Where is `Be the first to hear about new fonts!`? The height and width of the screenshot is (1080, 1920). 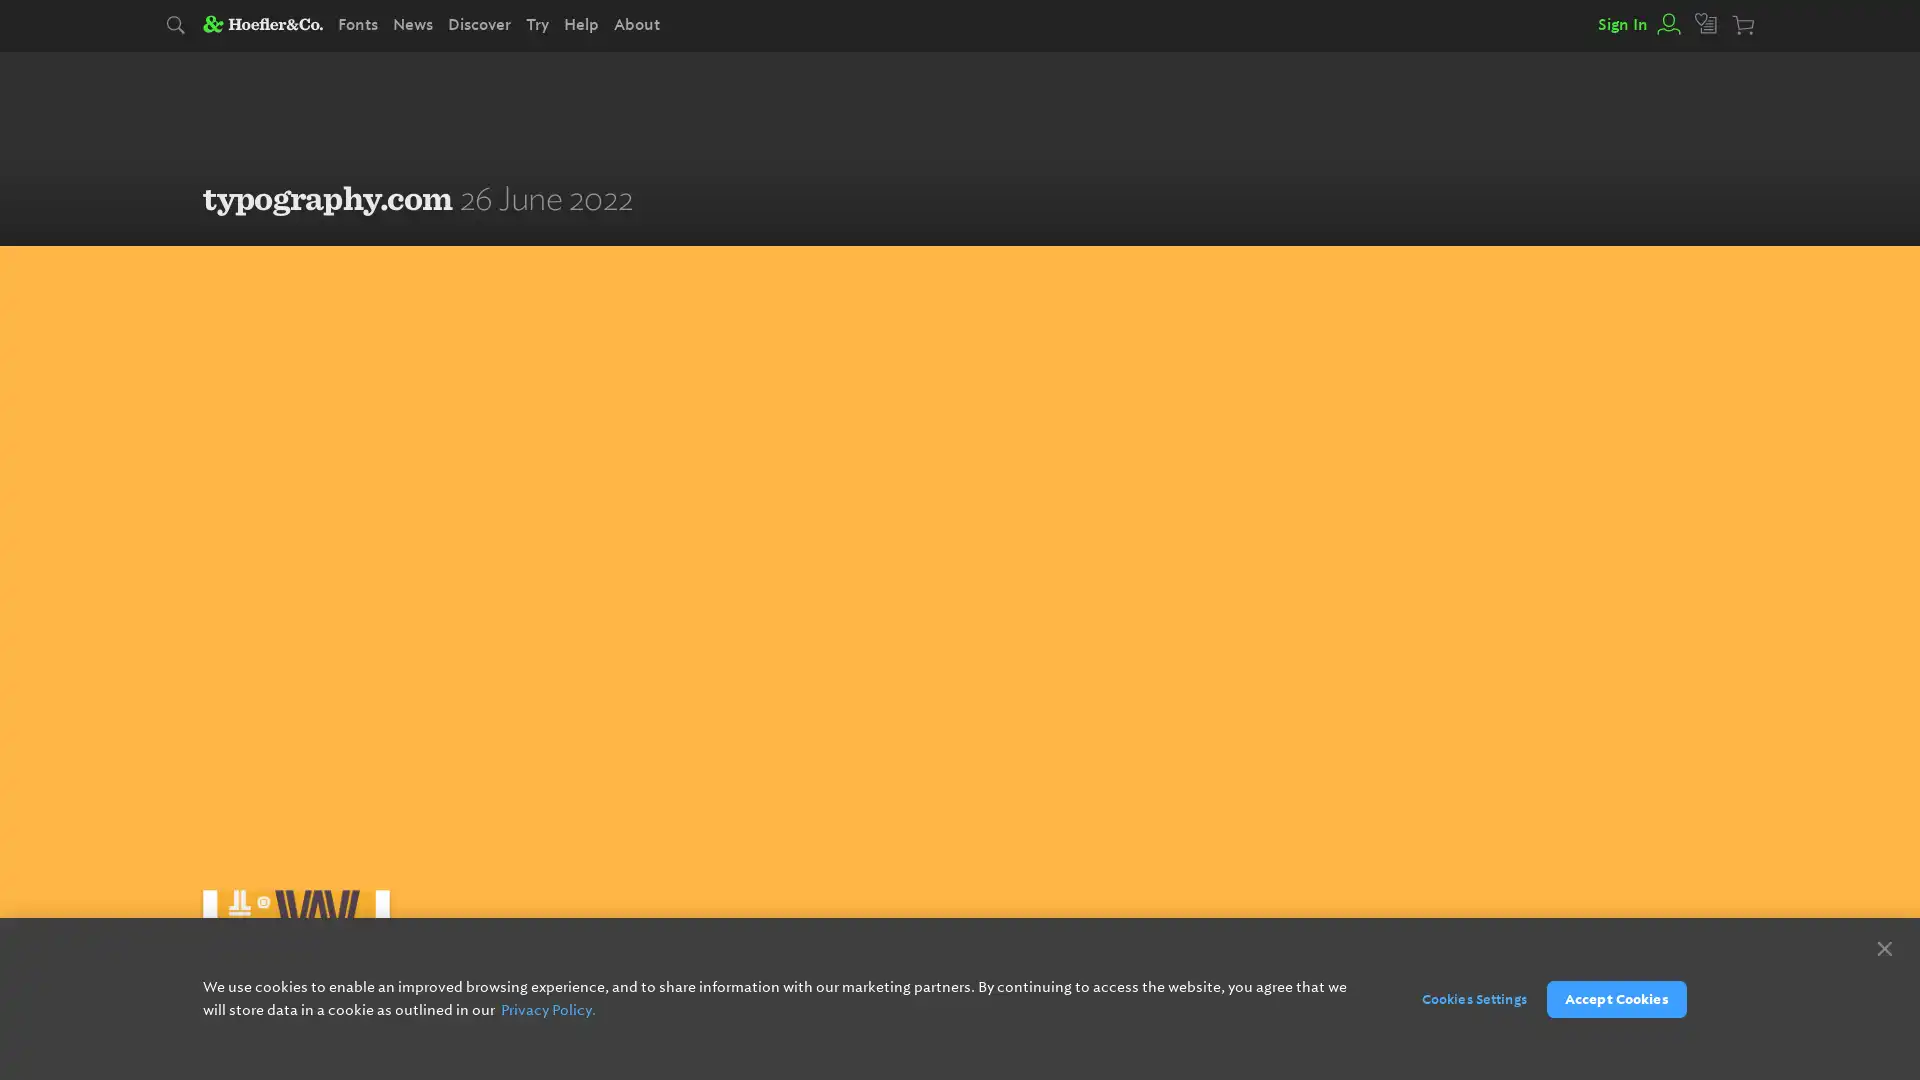
Be the first to hear about new fonts! is located at coordinates (1059, 997).